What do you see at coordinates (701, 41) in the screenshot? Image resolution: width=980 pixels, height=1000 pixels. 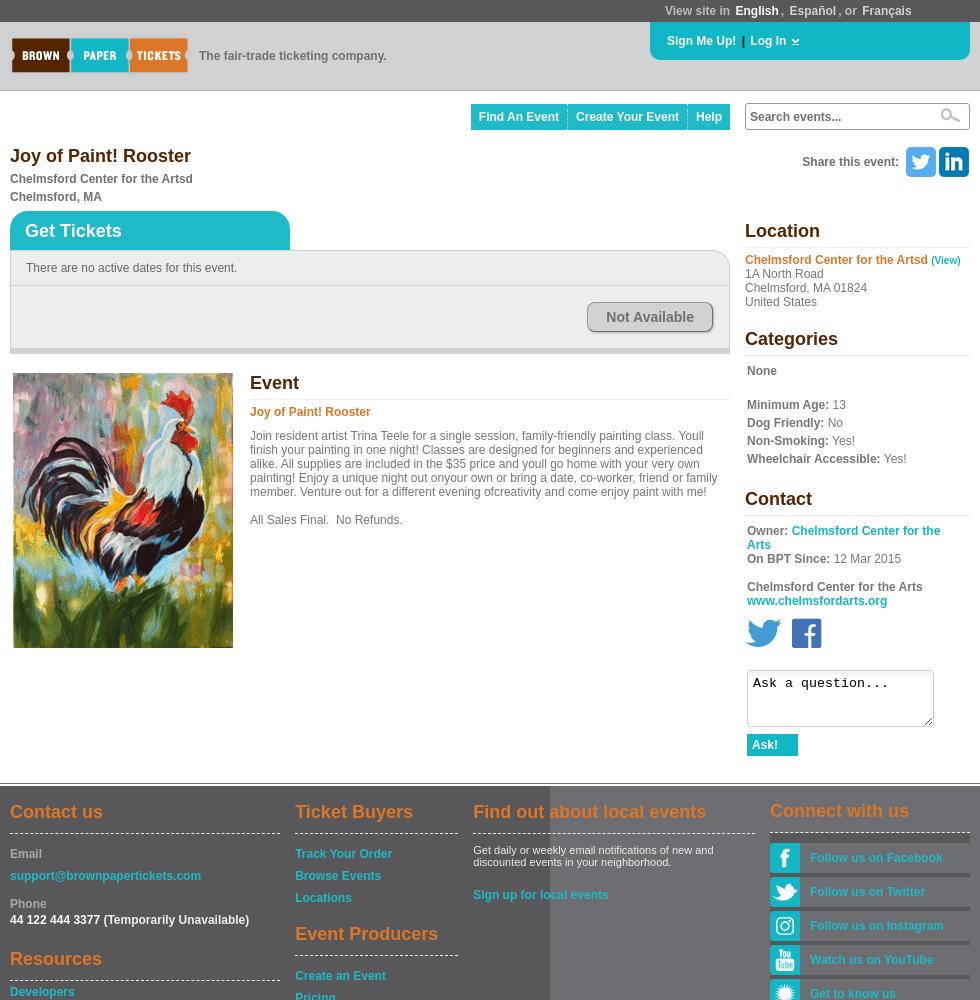 I see `'Sign Me Up!'` at bounding box center [701, 41].